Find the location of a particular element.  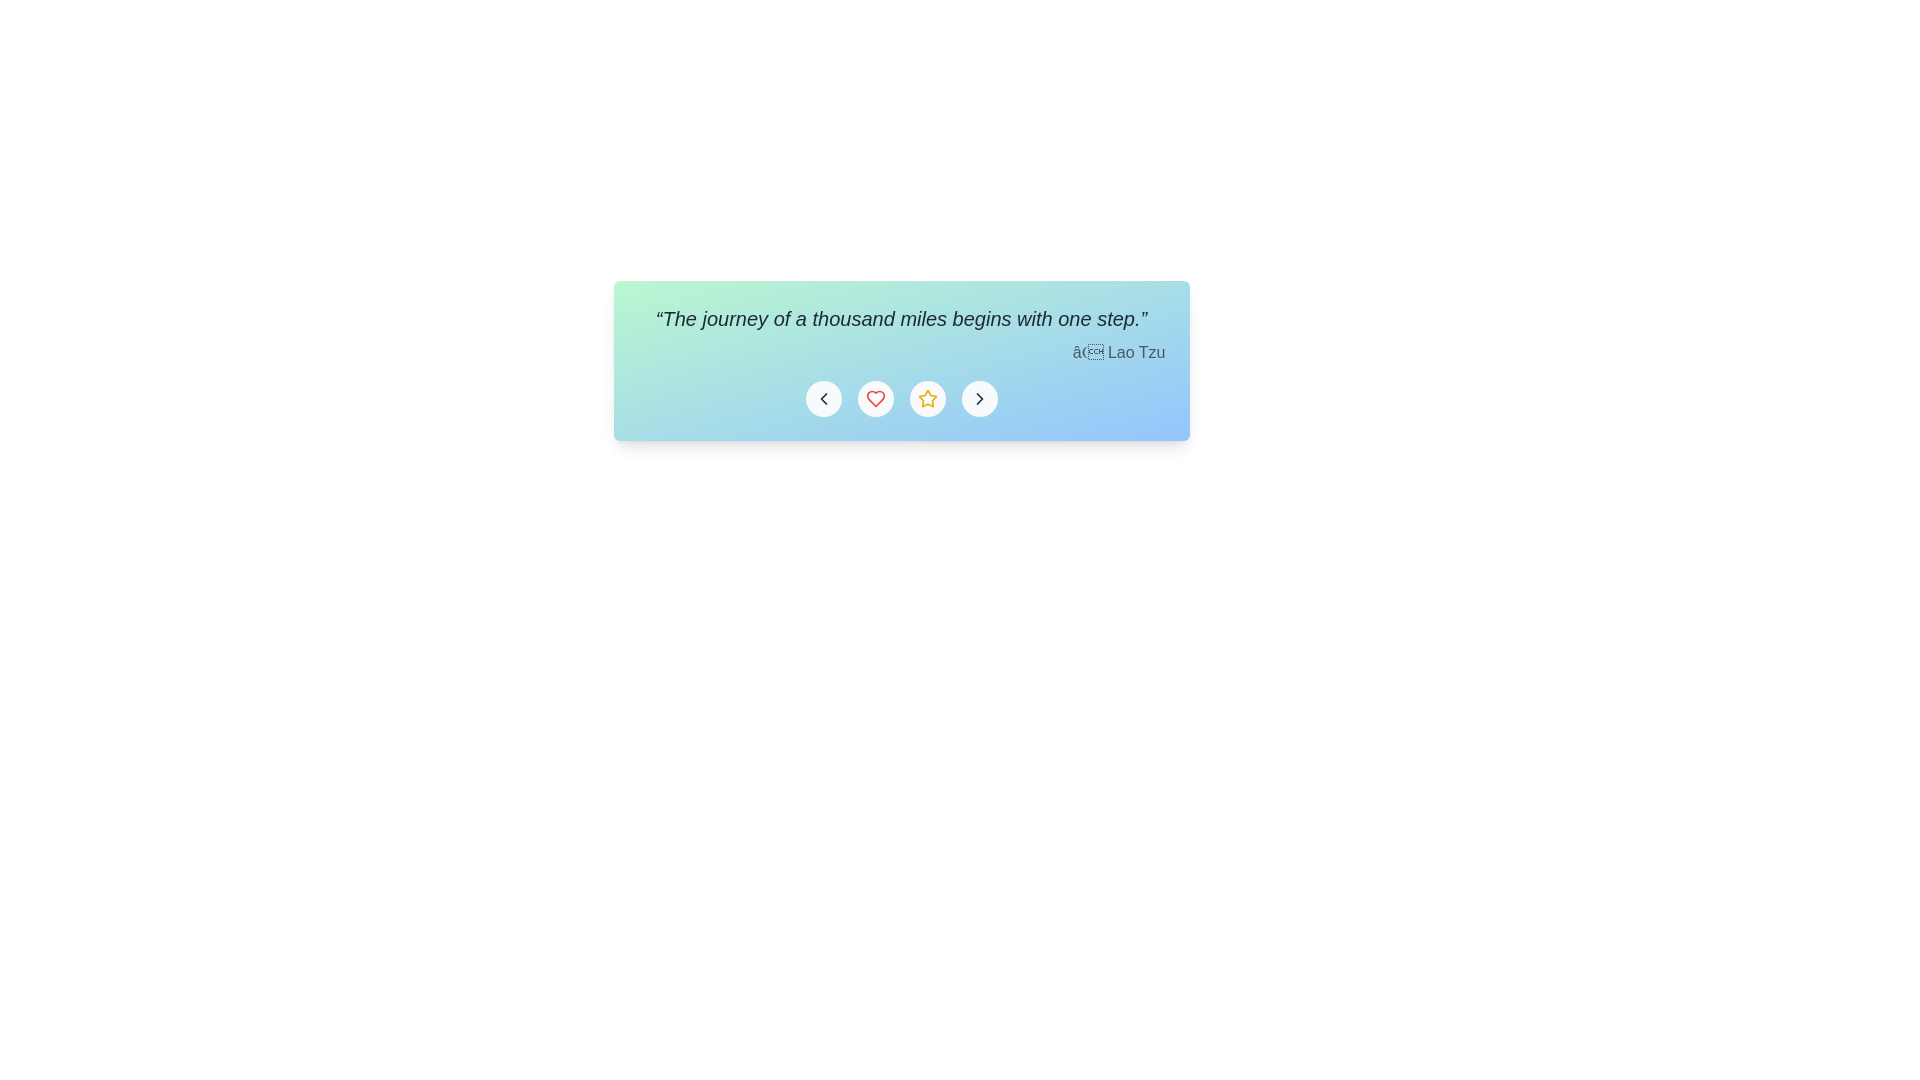

the favorite icon located centrally at the bottom part of the interface, which is the third icon in a sequence of five is located at coordinates (926, 398).